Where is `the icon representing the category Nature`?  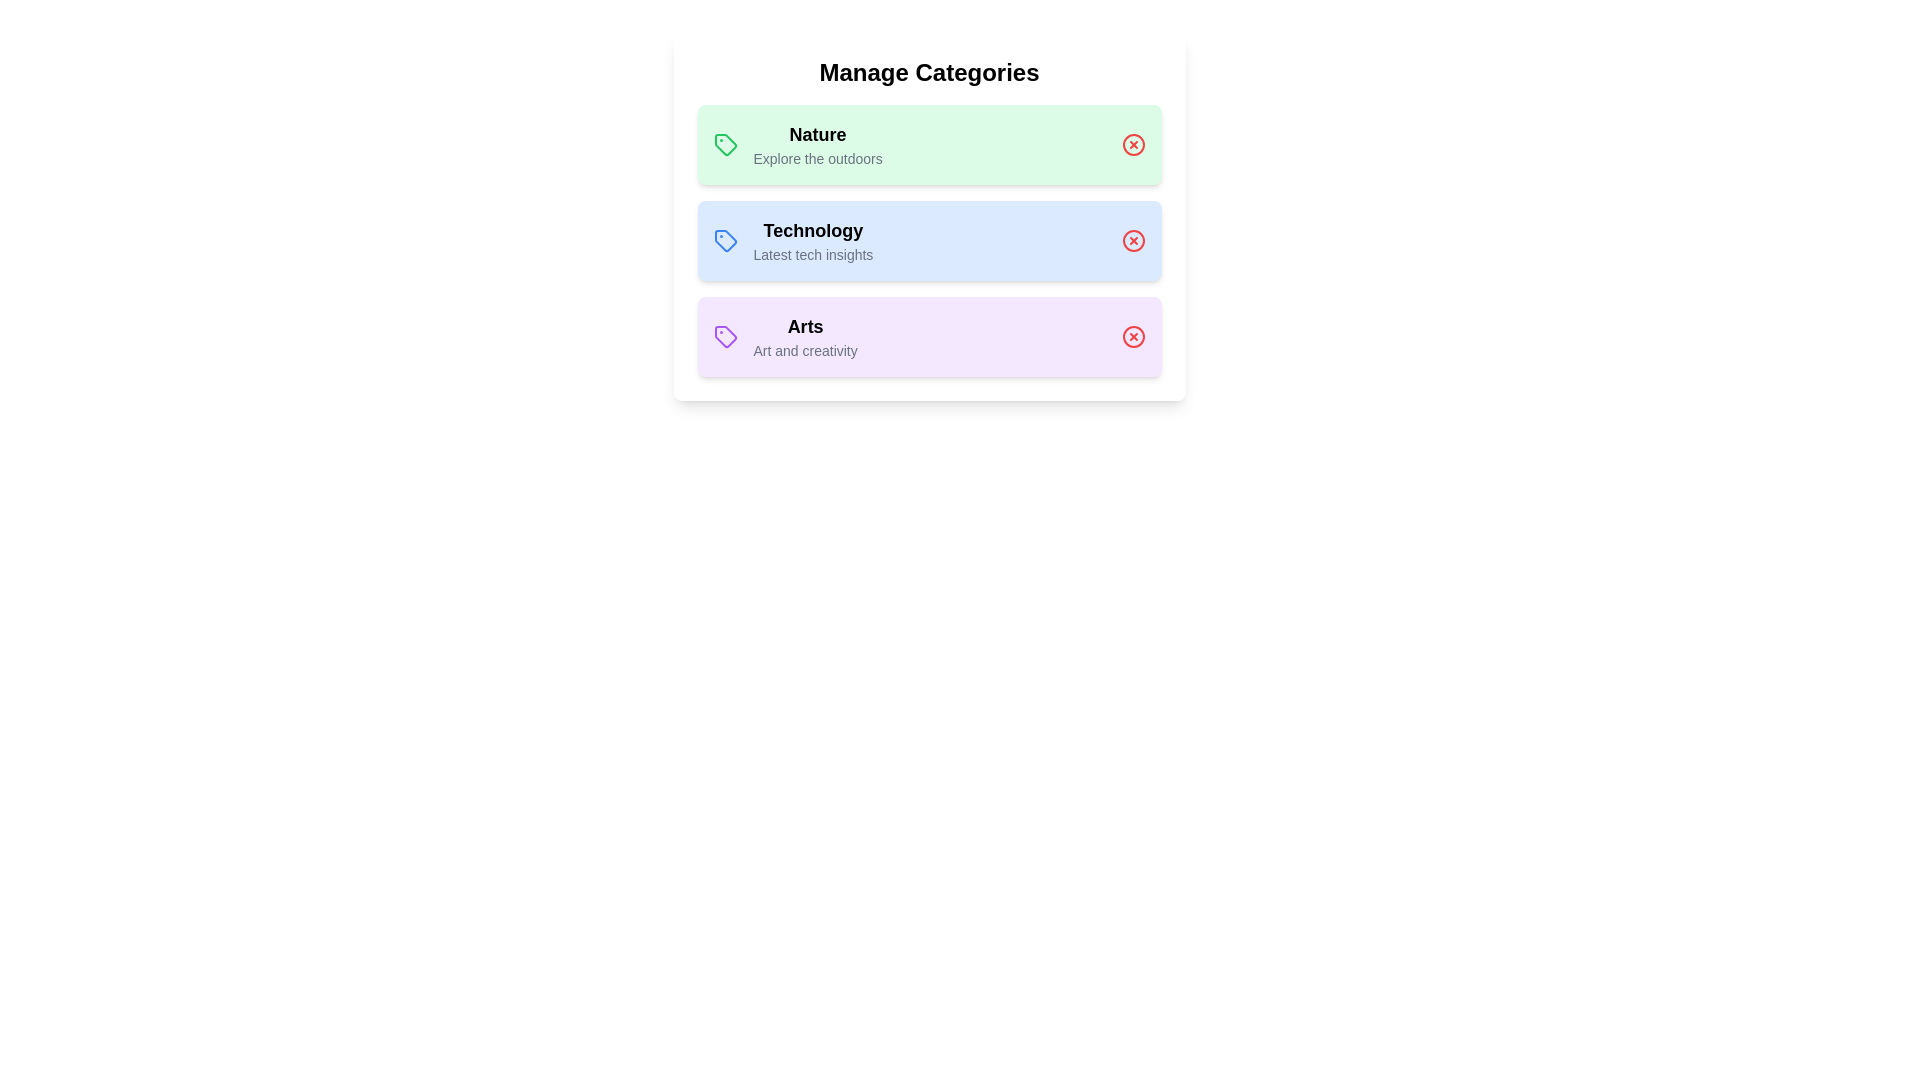
the icon representing the category Nature is located at coordinates (724, 144).